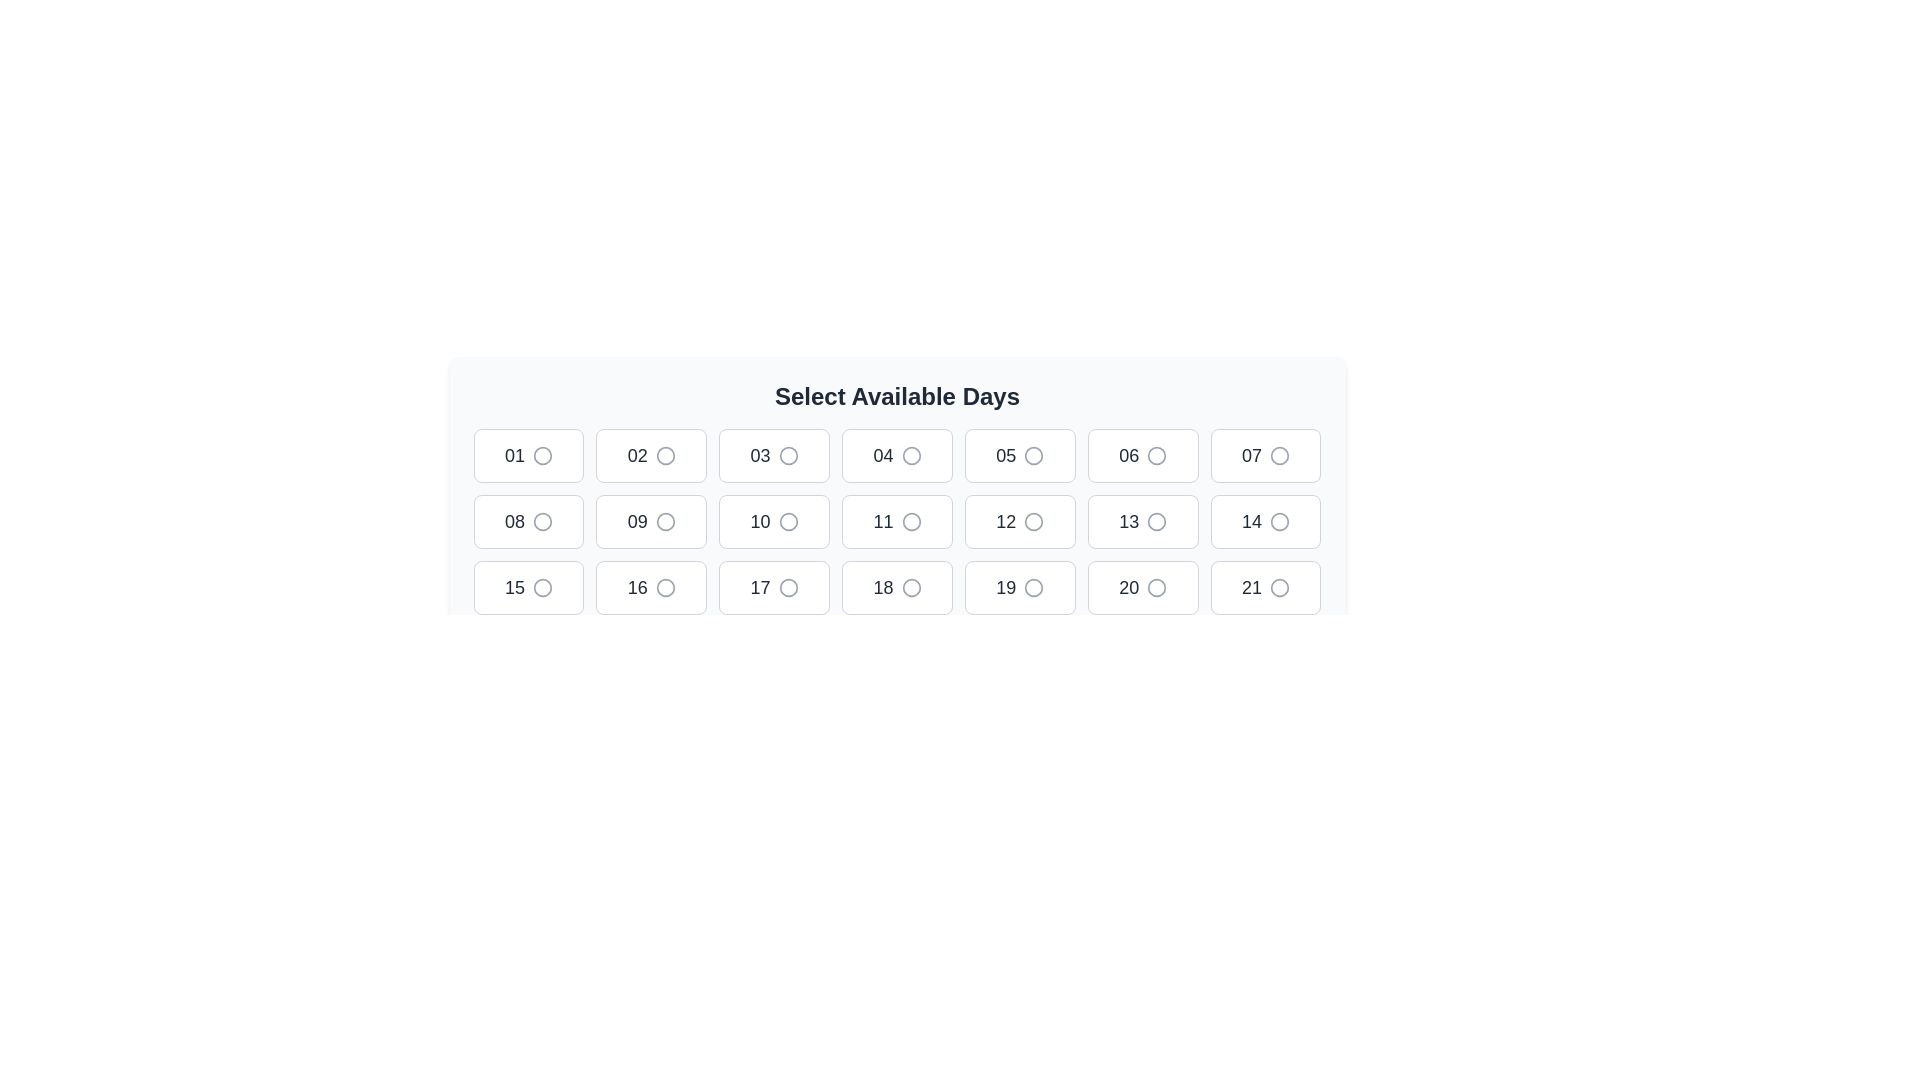 The image size is (1920, 1080). What do you see at coordinates (759, 520) in the screenshot?
I see `the text label '10' within the button that is the fifth element in the second row of a grid layout, styled in bold dark gray font` at bounding box center [759, 520].